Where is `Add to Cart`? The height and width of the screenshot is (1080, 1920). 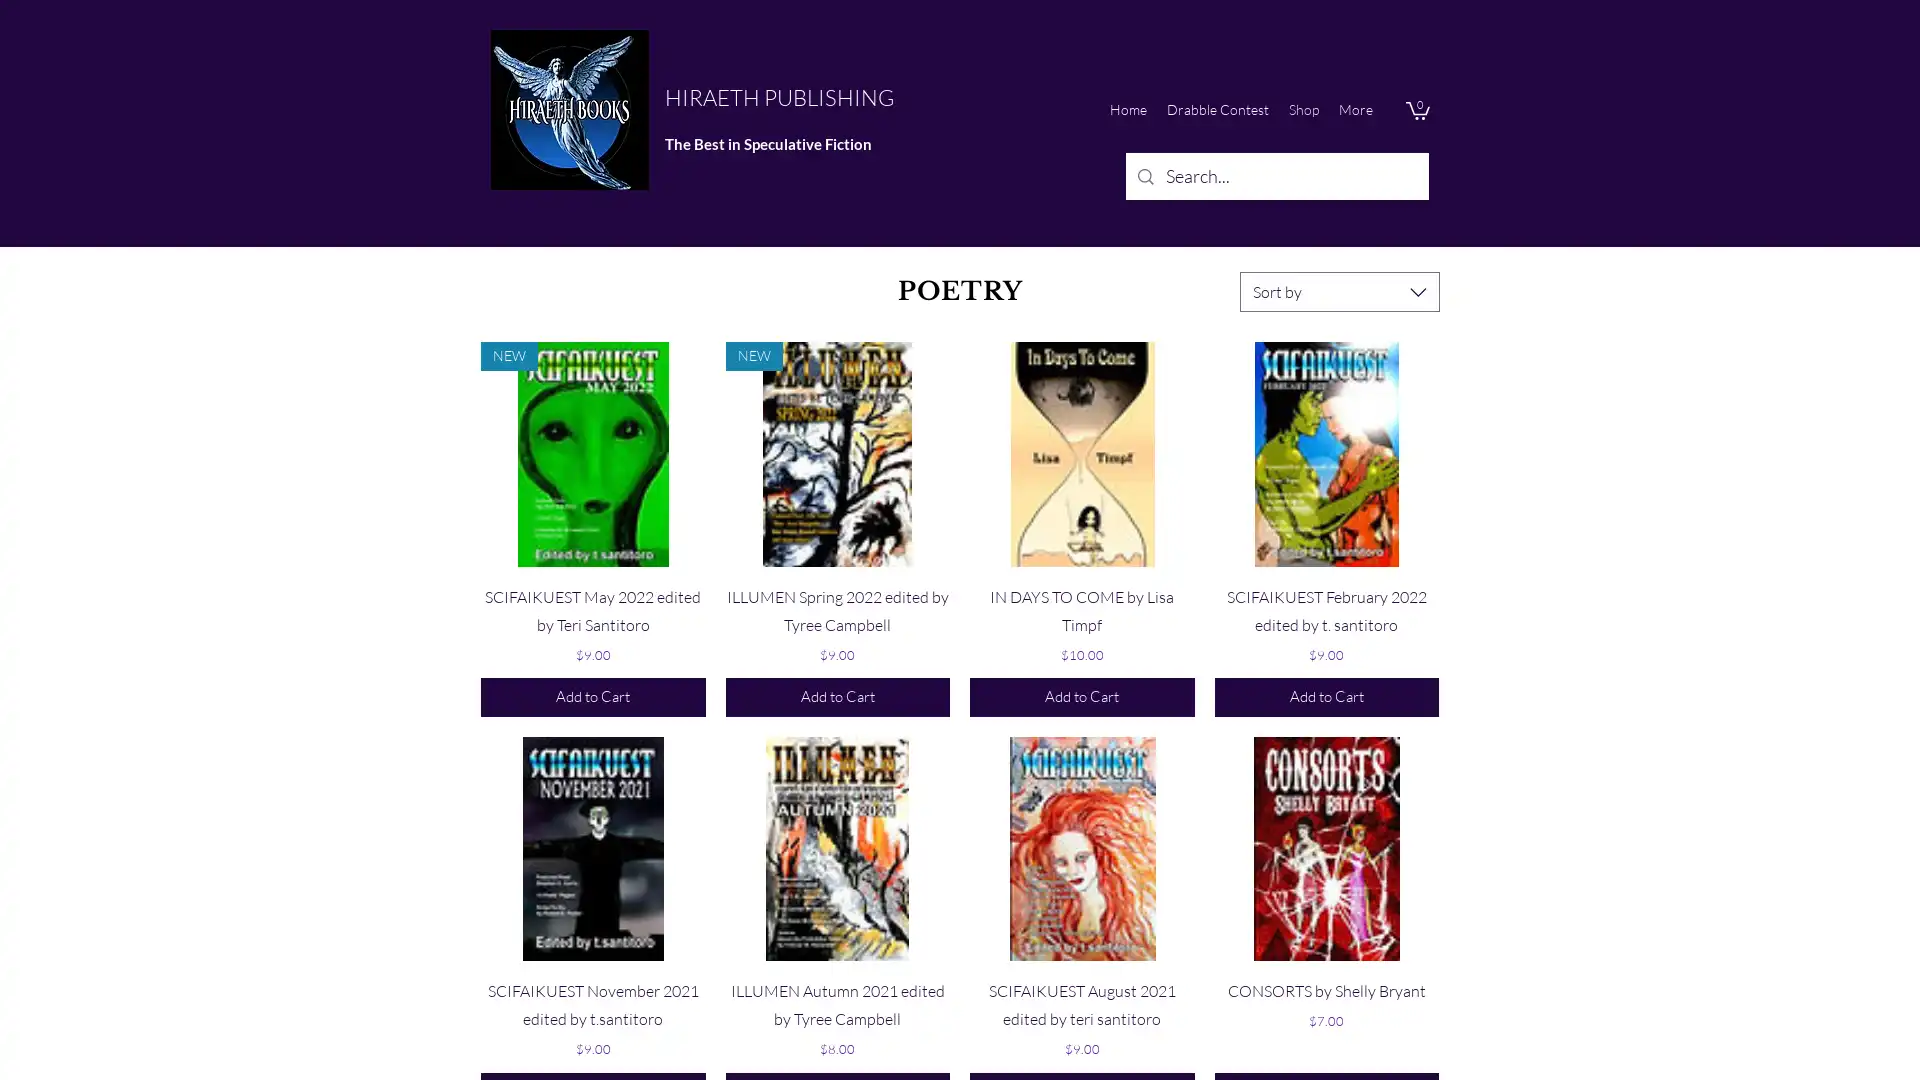 Add to Cart is located at coordinates (1080, 696).